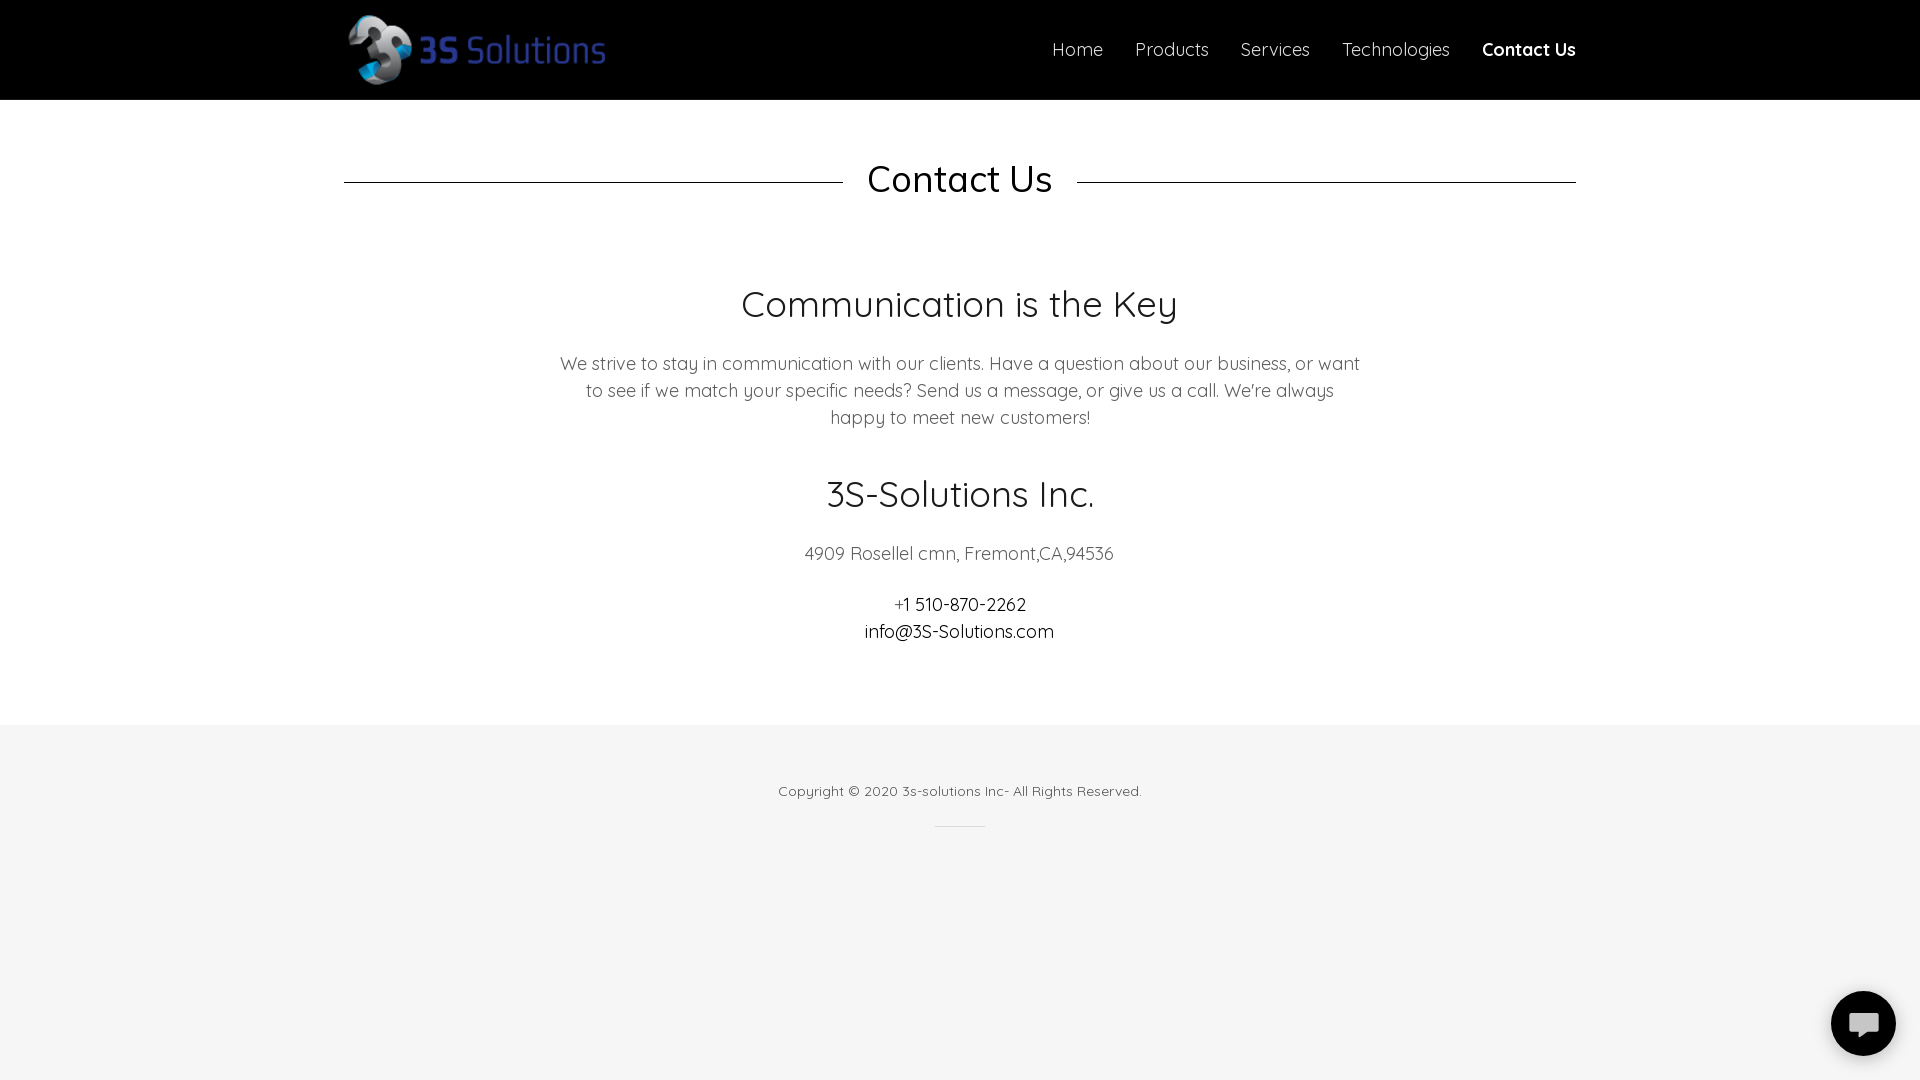  I want to click on 'info@3S-Solutions.com', so click(958, 631).